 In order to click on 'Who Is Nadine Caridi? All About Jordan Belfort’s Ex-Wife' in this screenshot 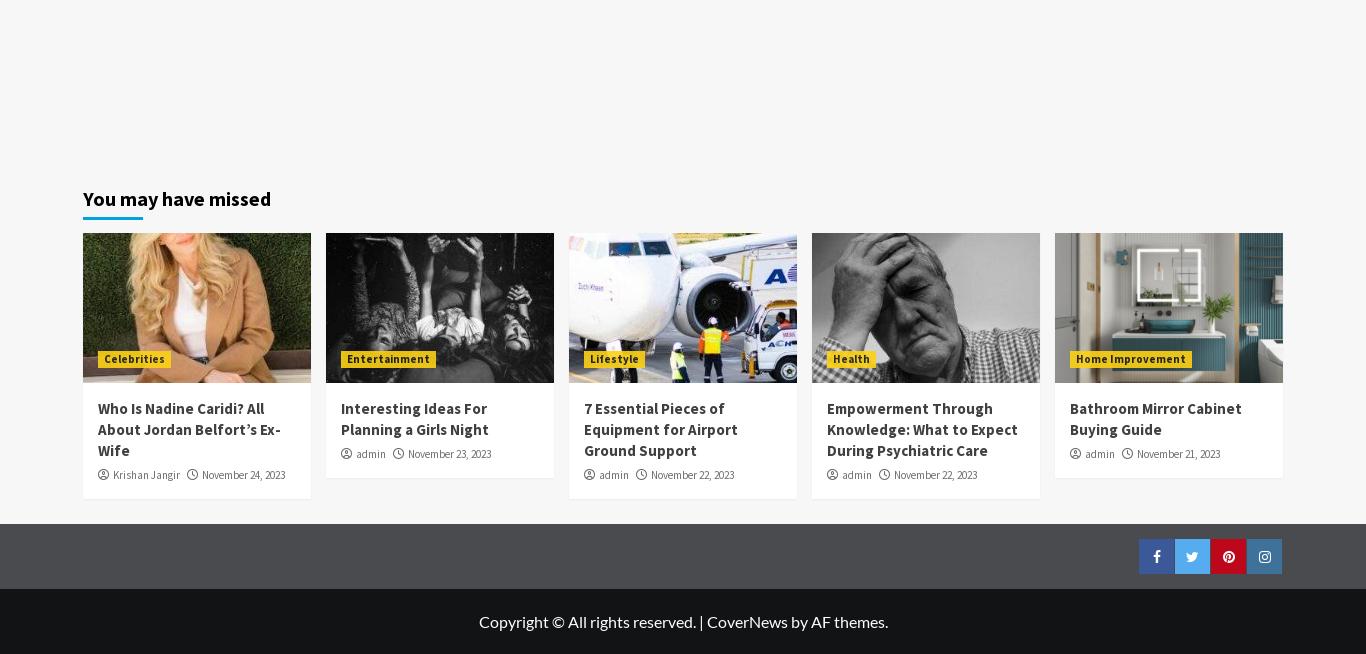, I will do `click(188, 428)`.